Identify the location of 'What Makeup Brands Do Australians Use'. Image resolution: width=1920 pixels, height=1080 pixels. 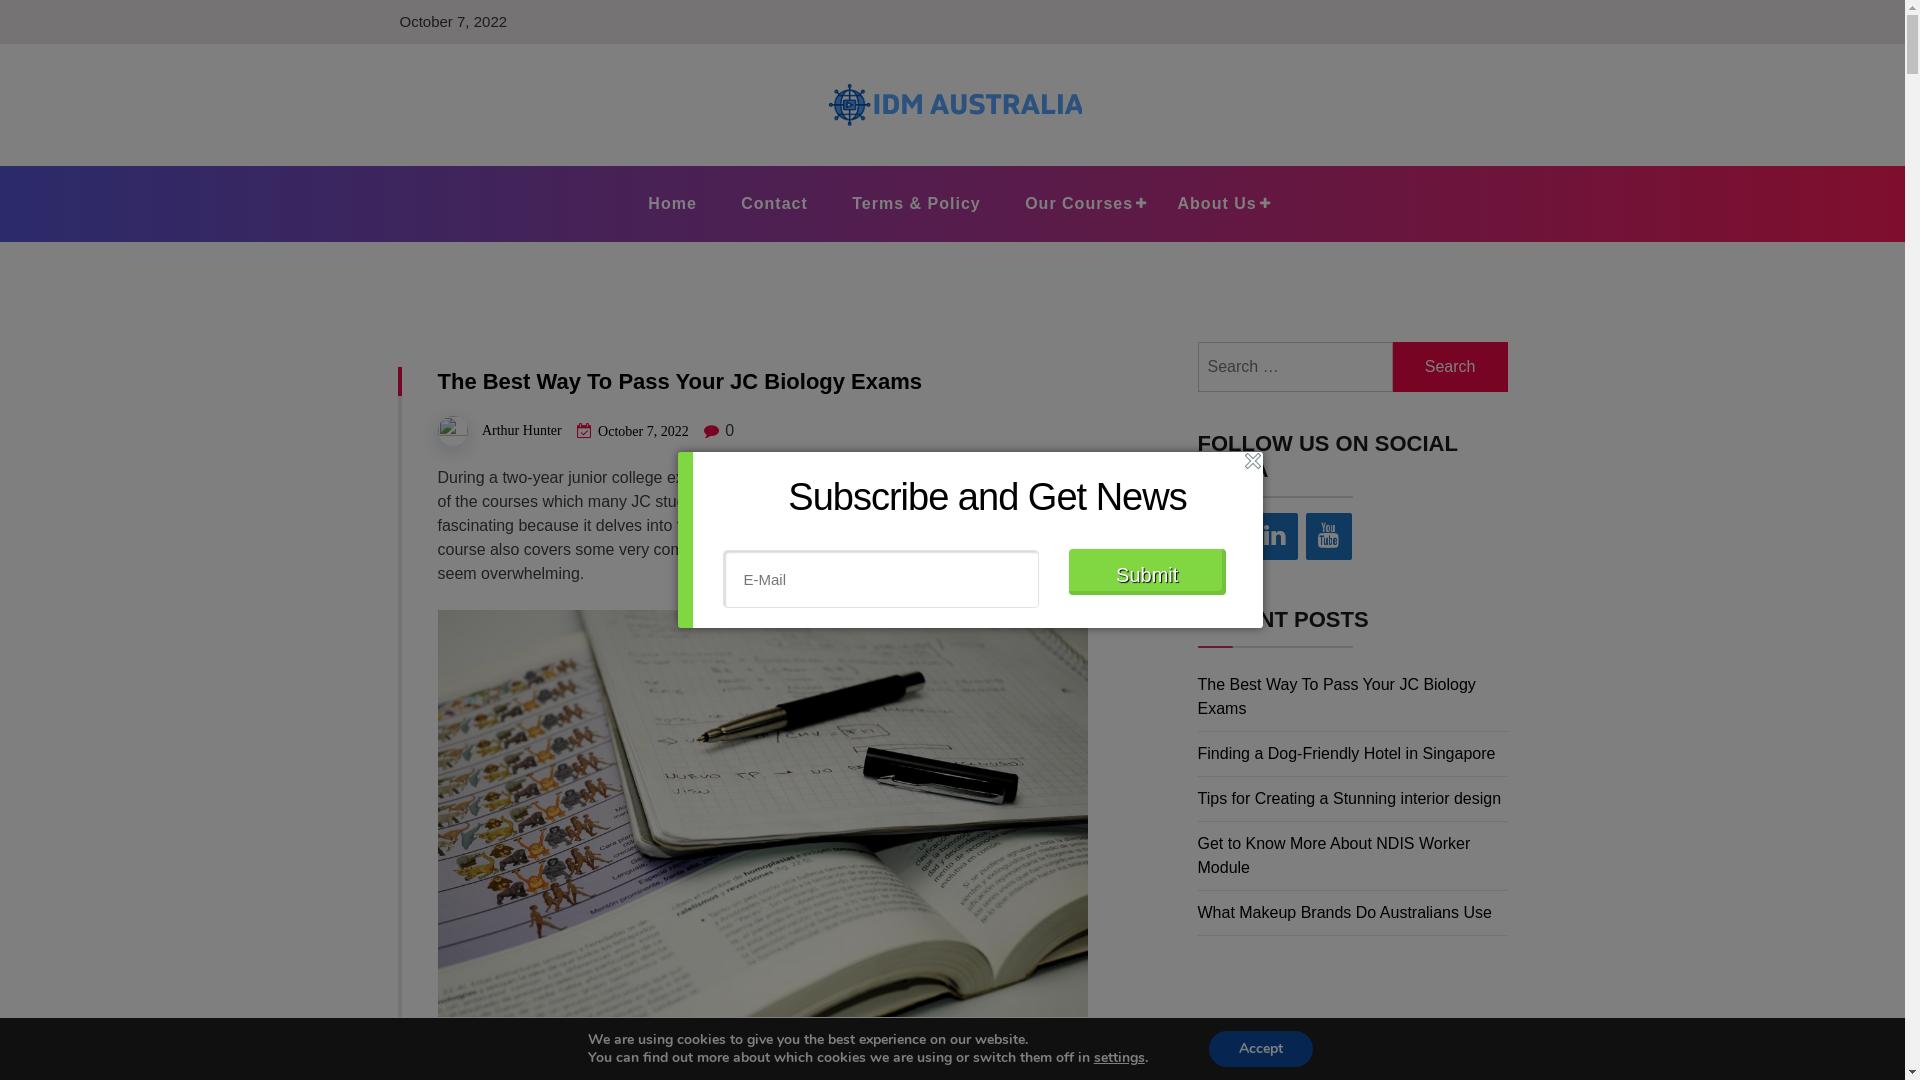
(1344, 912).